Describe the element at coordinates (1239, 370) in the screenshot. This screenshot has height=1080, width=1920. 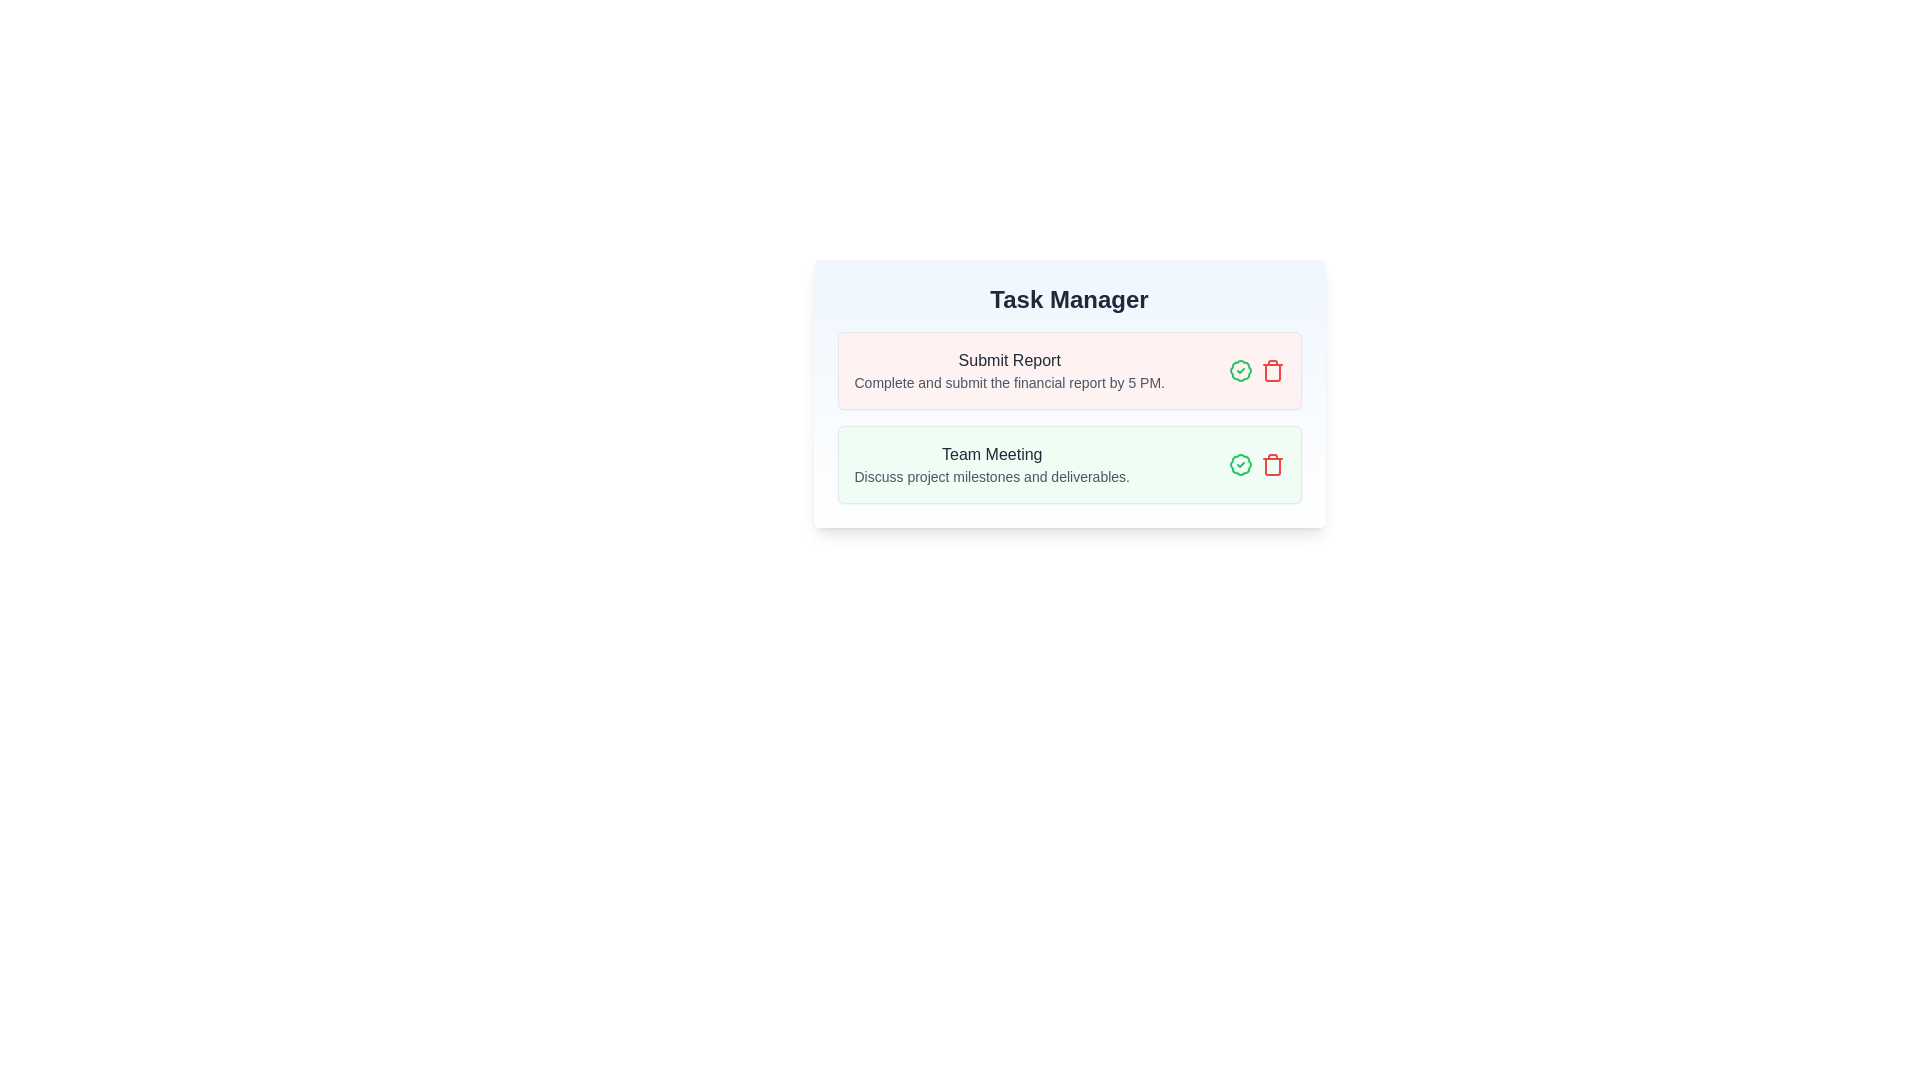
I see `the green circular icon resembling a badge or checkmark within the 'Submit Report' task card` at that location.